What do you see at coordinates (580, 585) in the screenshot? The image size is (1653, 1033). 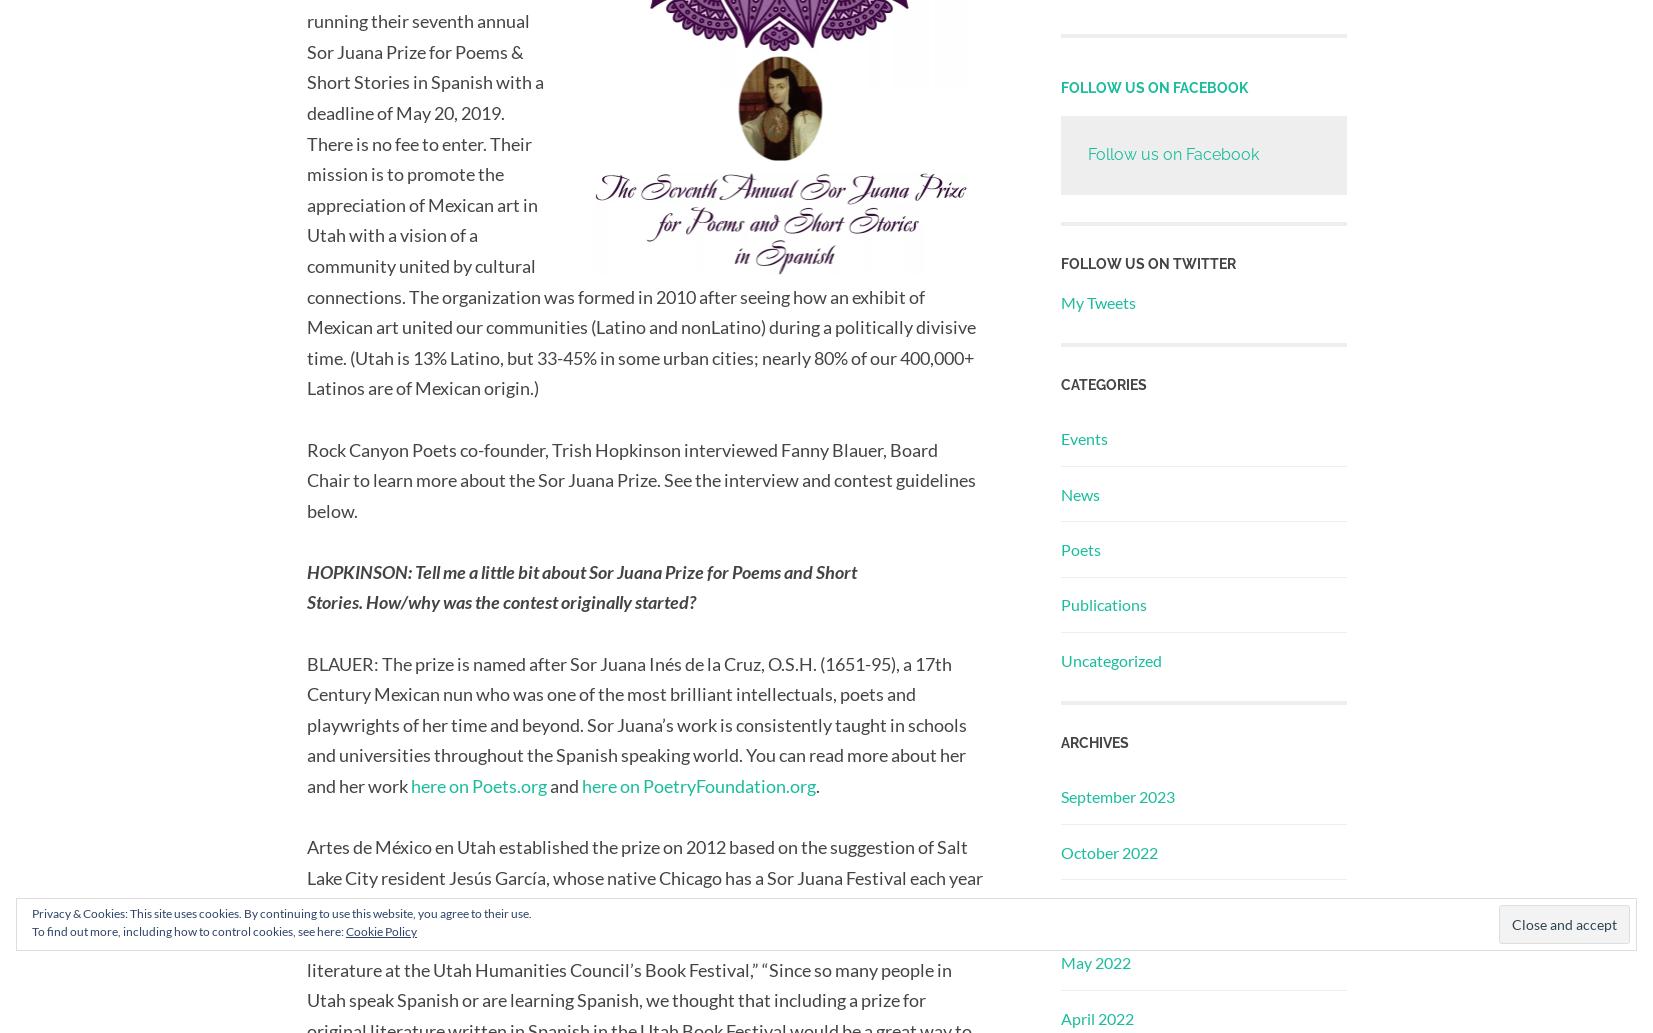 I see `'HOPKINSON: Tell me a little bit about Sor Juana Prize for Poems and Short Stories. How/why was the contest originally started?'` at bounding box center [580, 585].